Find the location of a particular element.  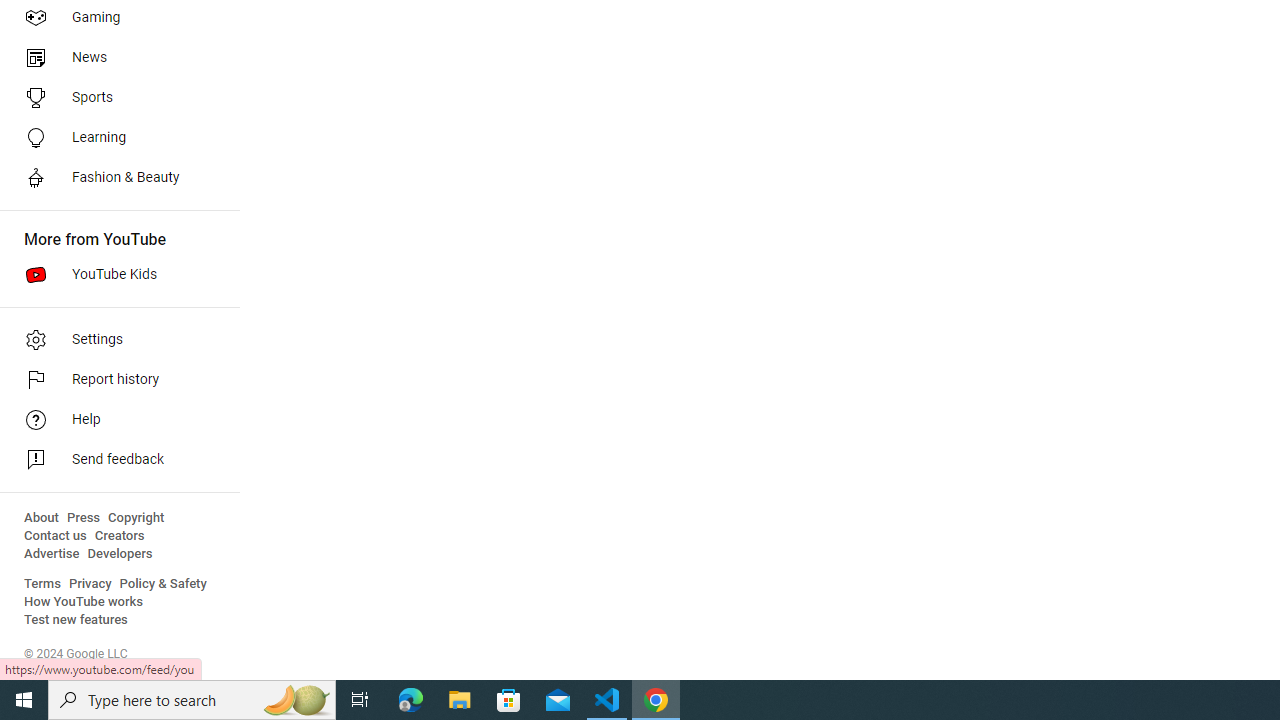

'Contact us' is located at coordinates (55, 535).